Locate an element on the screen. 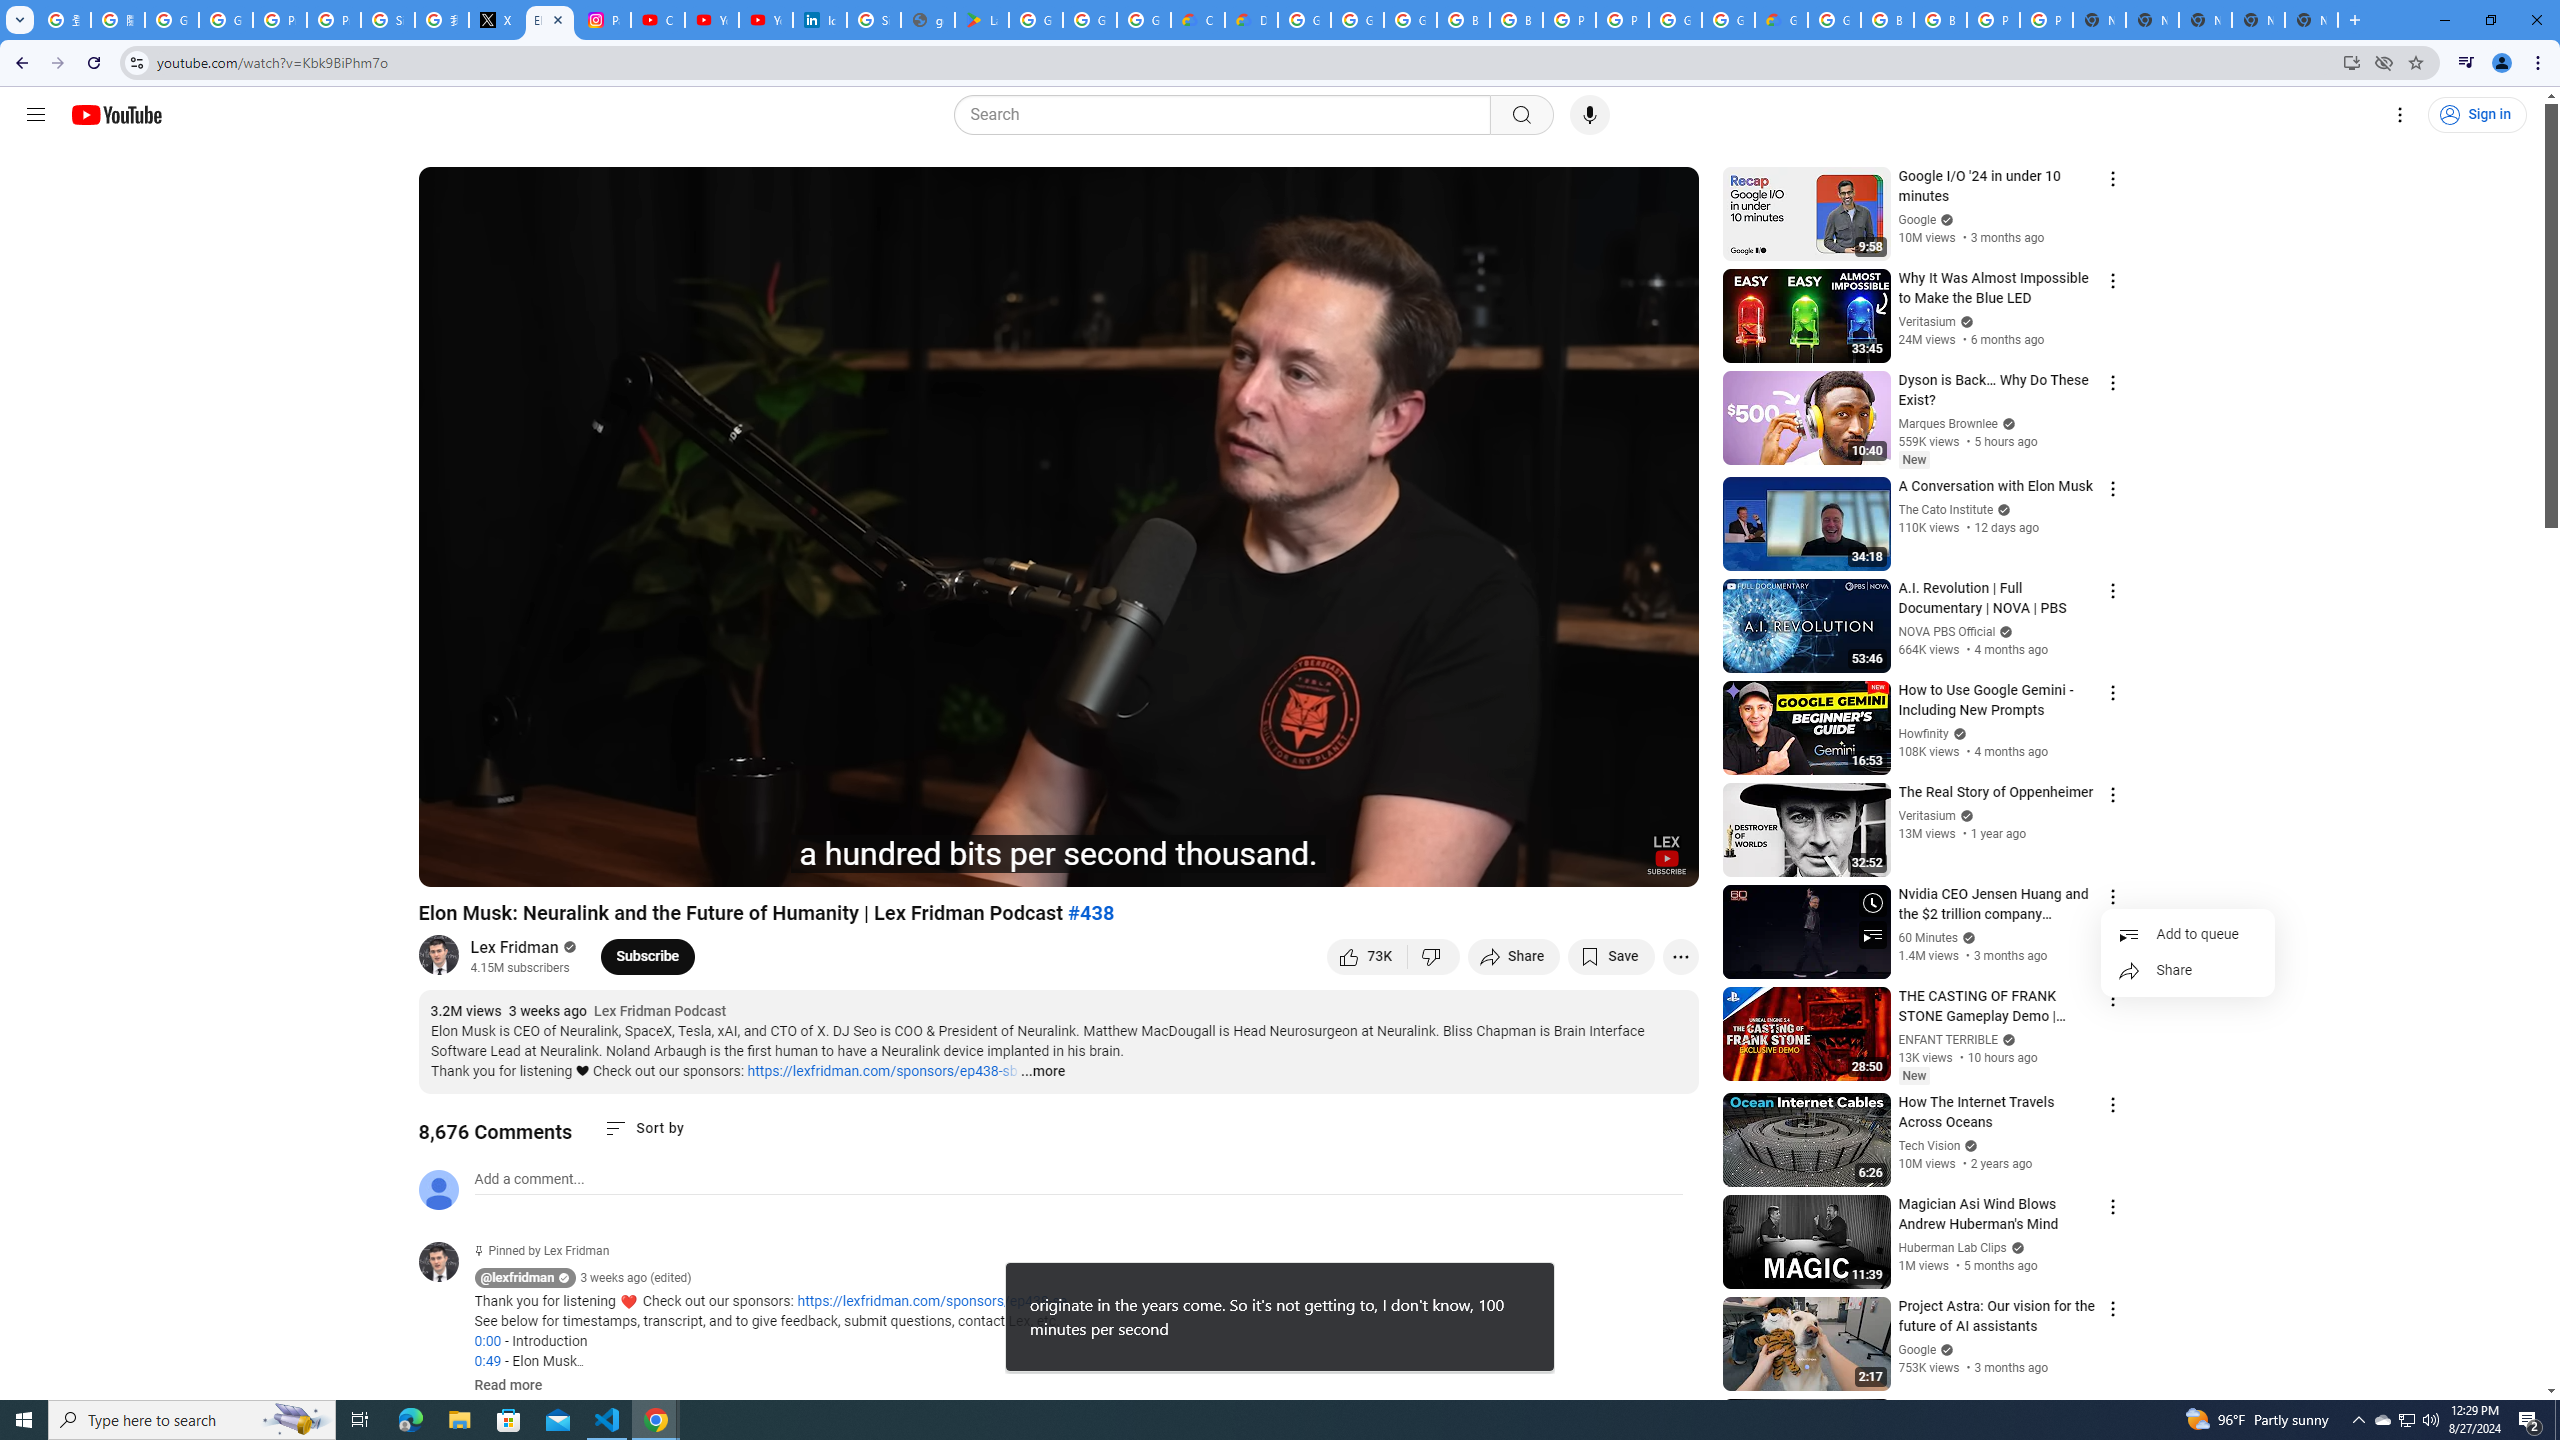 Image resolution: width=2560 pixels, height=1440 pixels. 'Share' is located at coordinates (2186, 970).